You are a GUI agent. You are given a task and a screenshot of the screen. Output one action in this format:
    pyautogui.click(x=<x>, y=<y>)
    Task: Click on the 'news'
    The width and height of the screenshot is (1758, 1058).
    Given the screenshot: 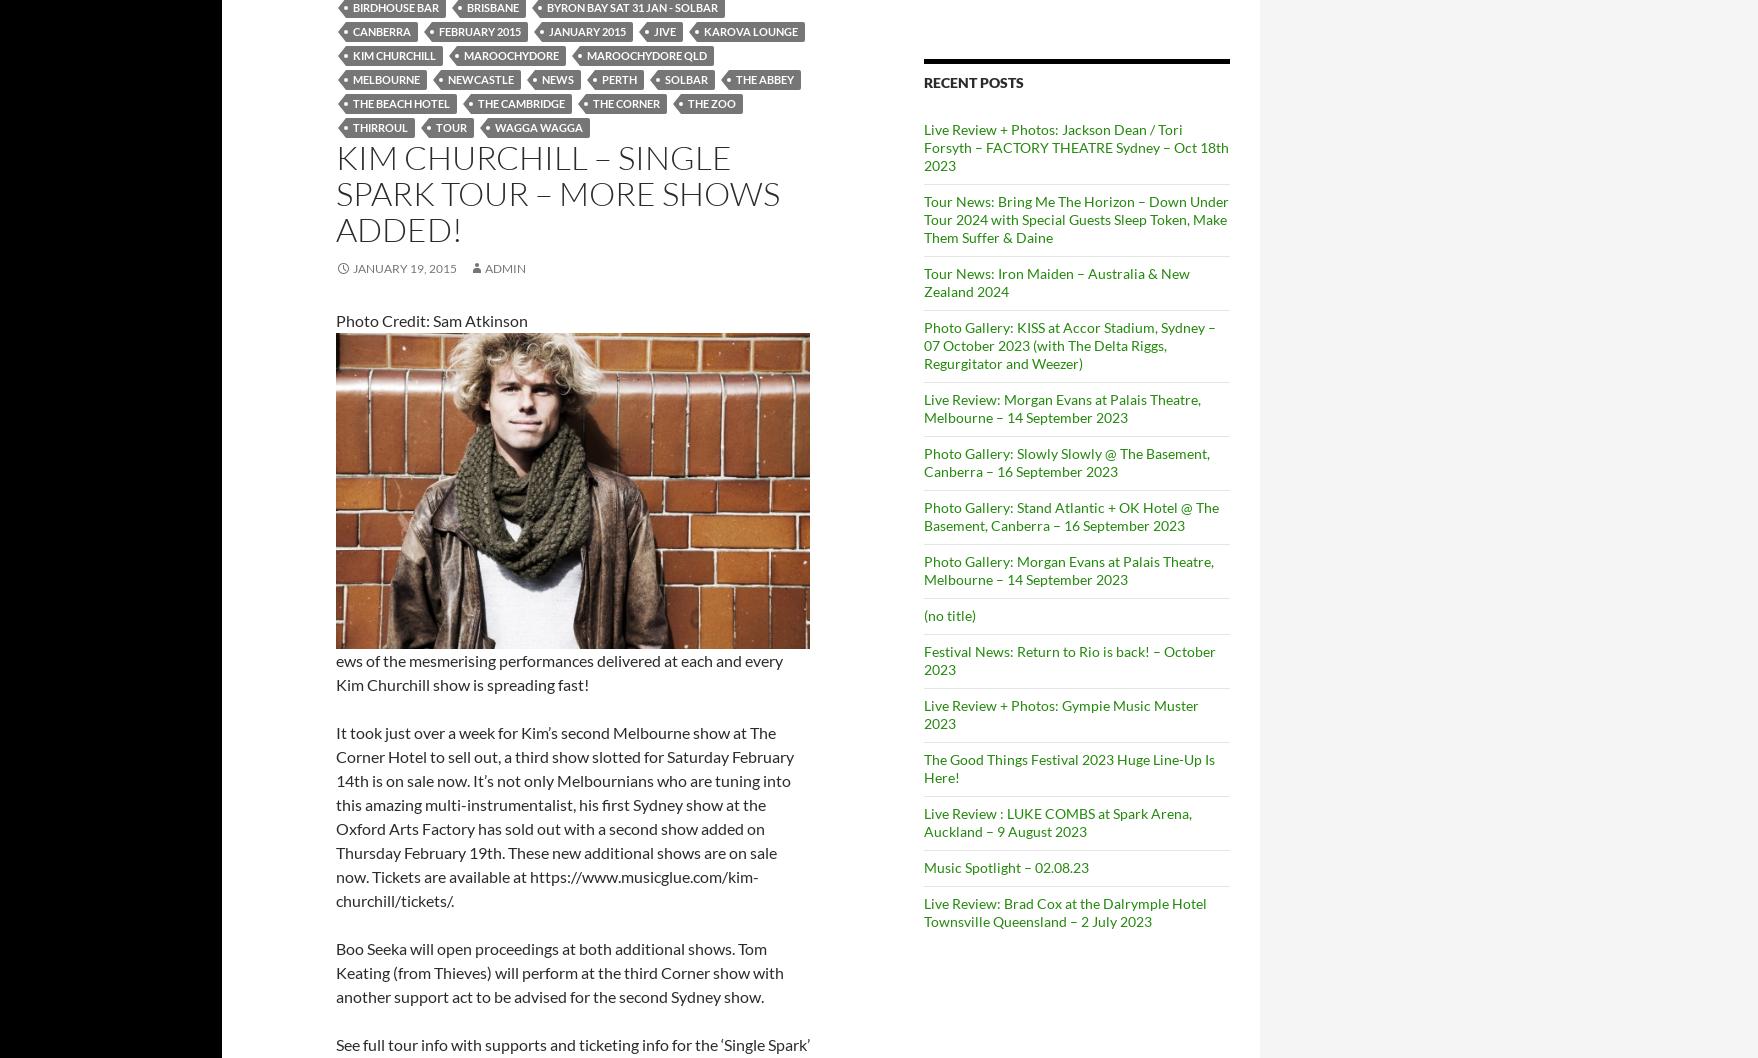 What is the action you would take?
    pyautogui.click(x=556, y=79)
    